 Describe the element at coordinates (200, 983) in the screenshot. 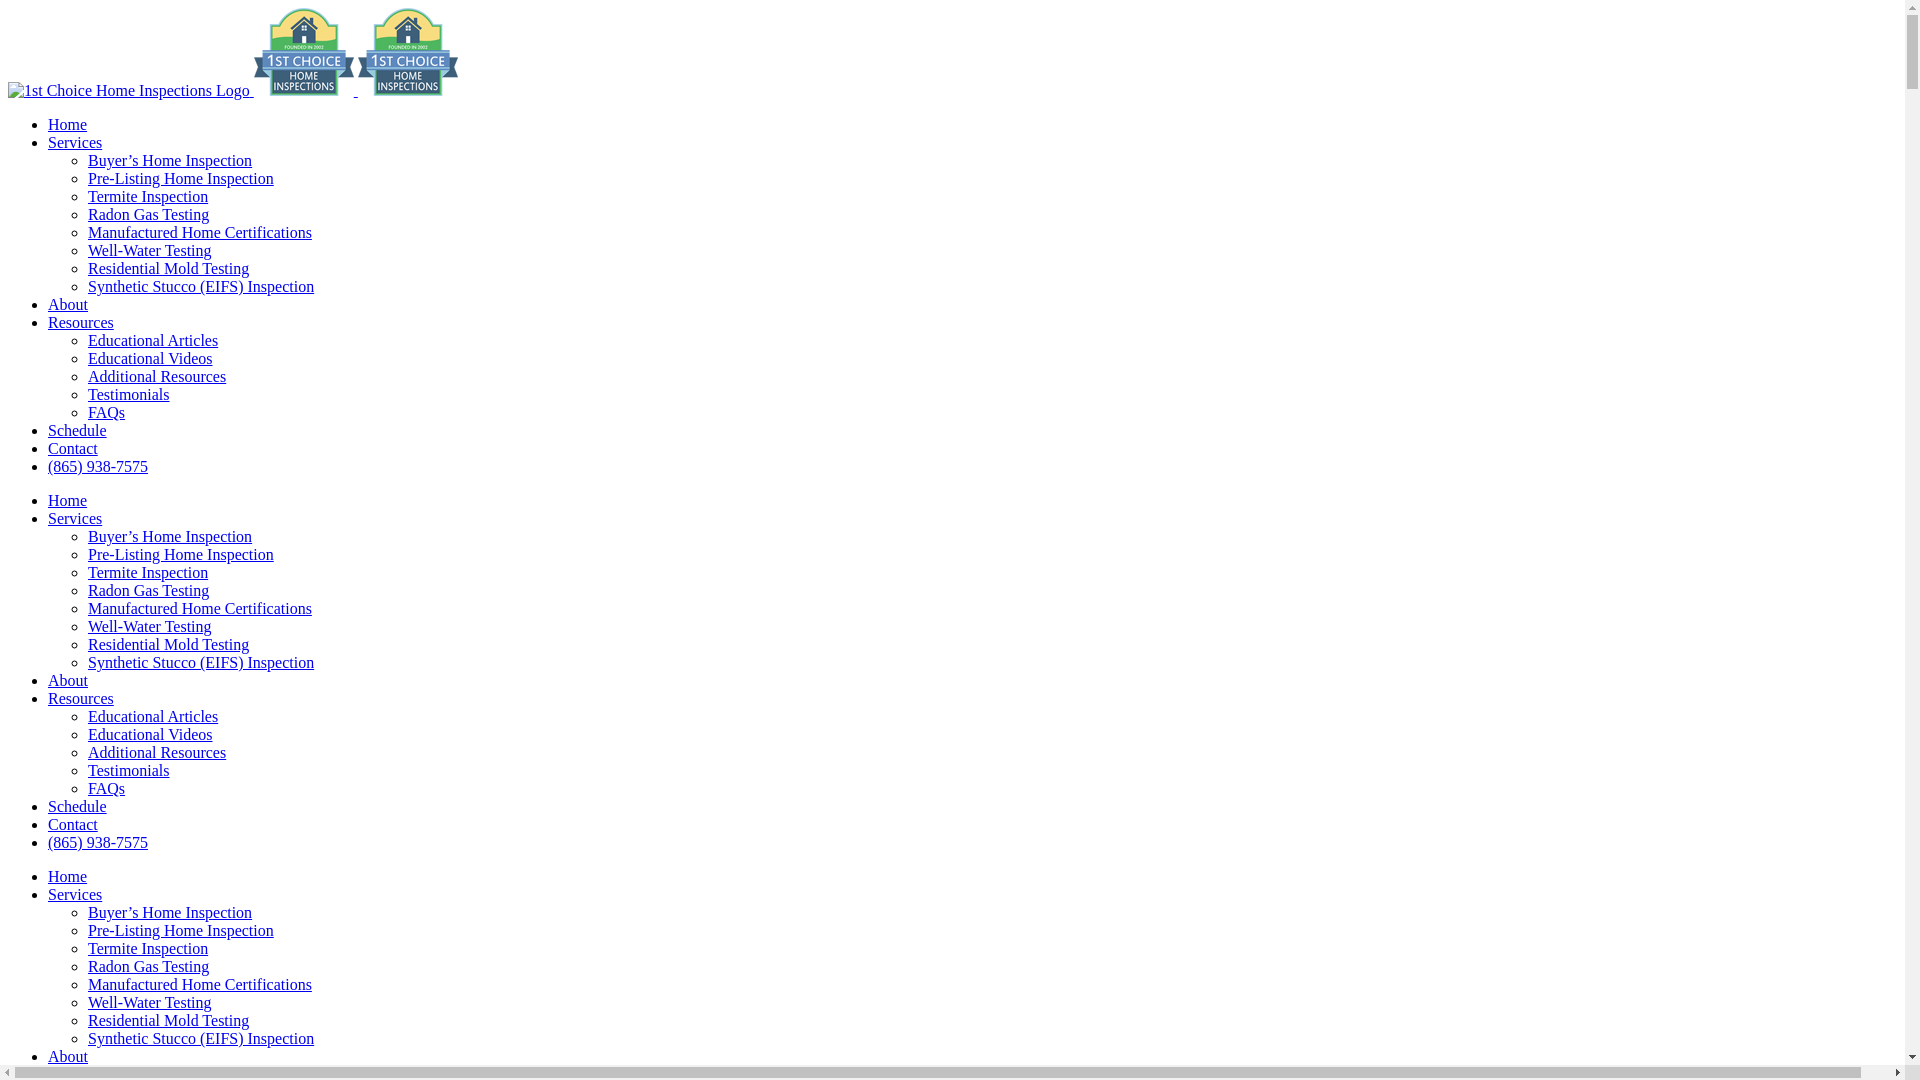

I see `'Manufactured Home Certifications'` at that location.